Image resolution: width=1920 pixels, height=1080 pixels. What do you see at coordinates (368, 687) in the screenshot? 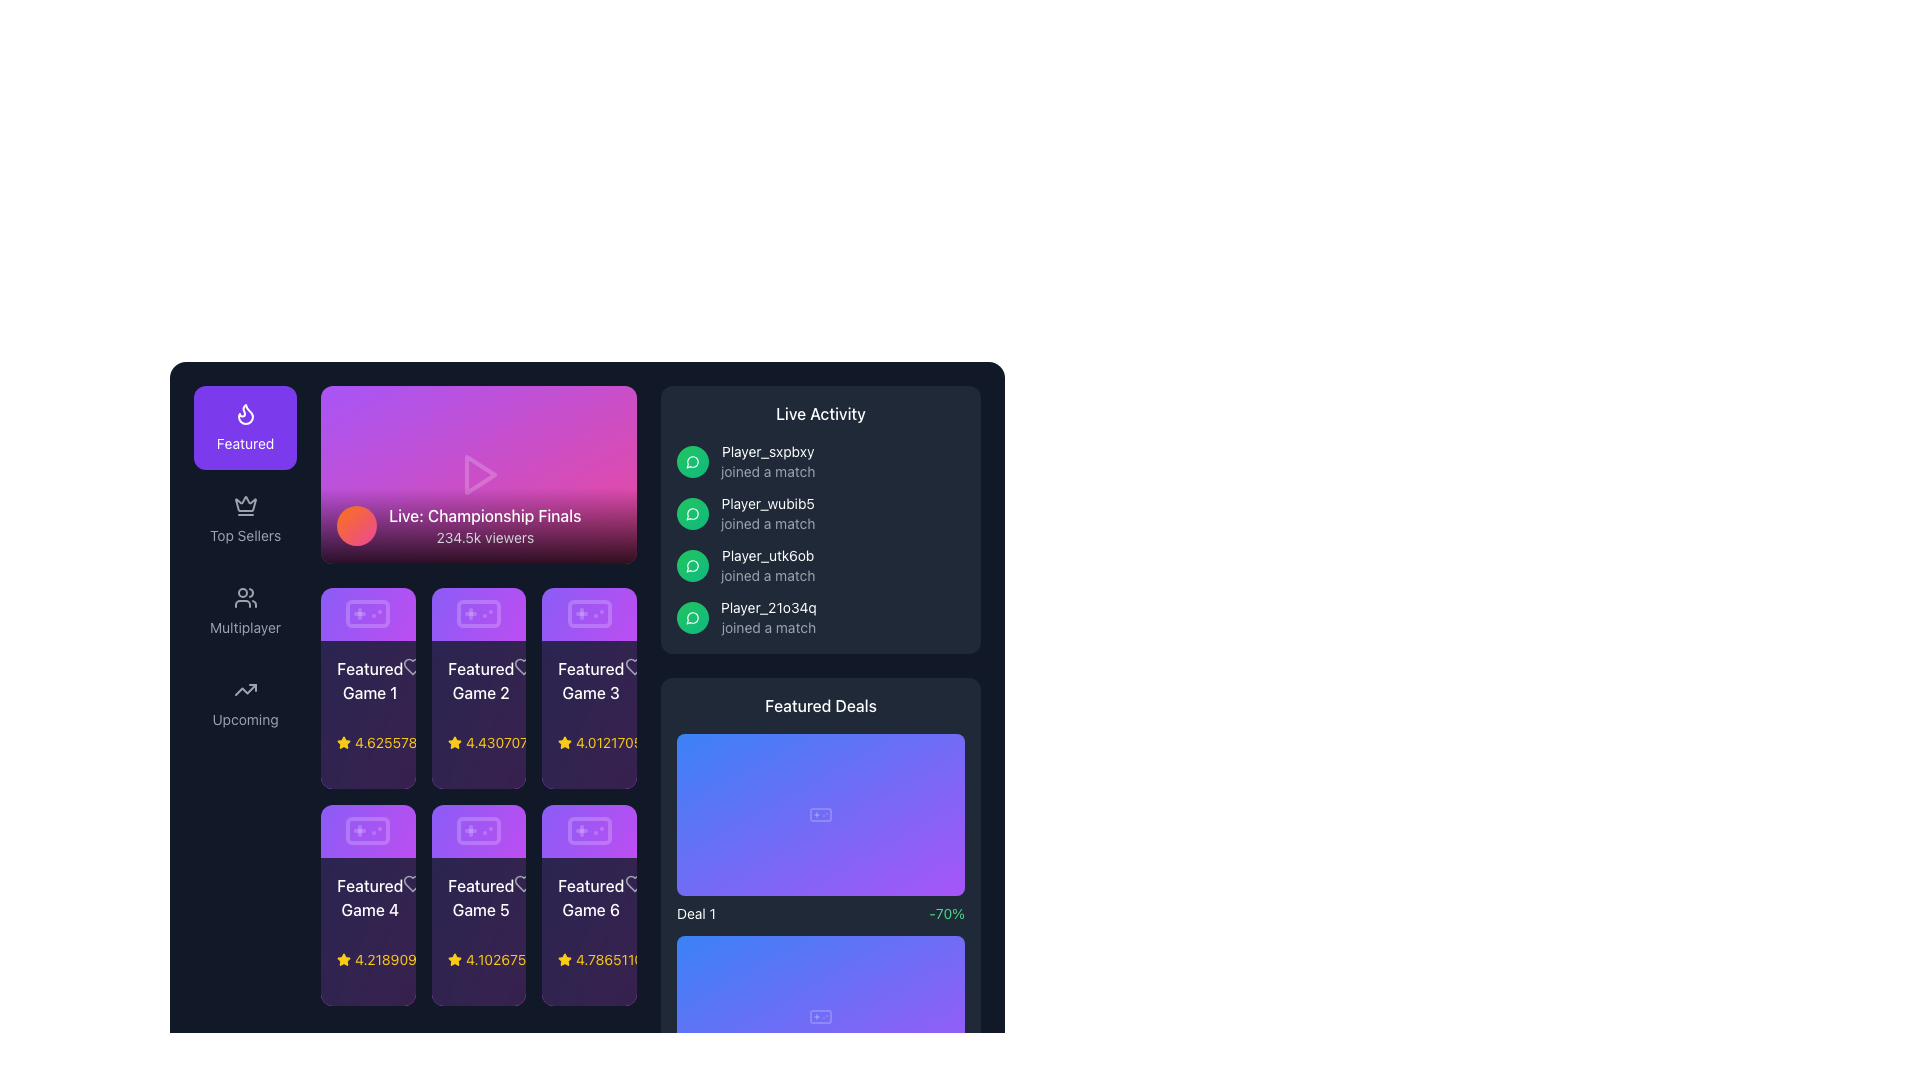
I see `the first card in the 'Featured Games' section, which showcases a featured game including its title, star rating, number of online users, and price` at bounding box center [368, 687].